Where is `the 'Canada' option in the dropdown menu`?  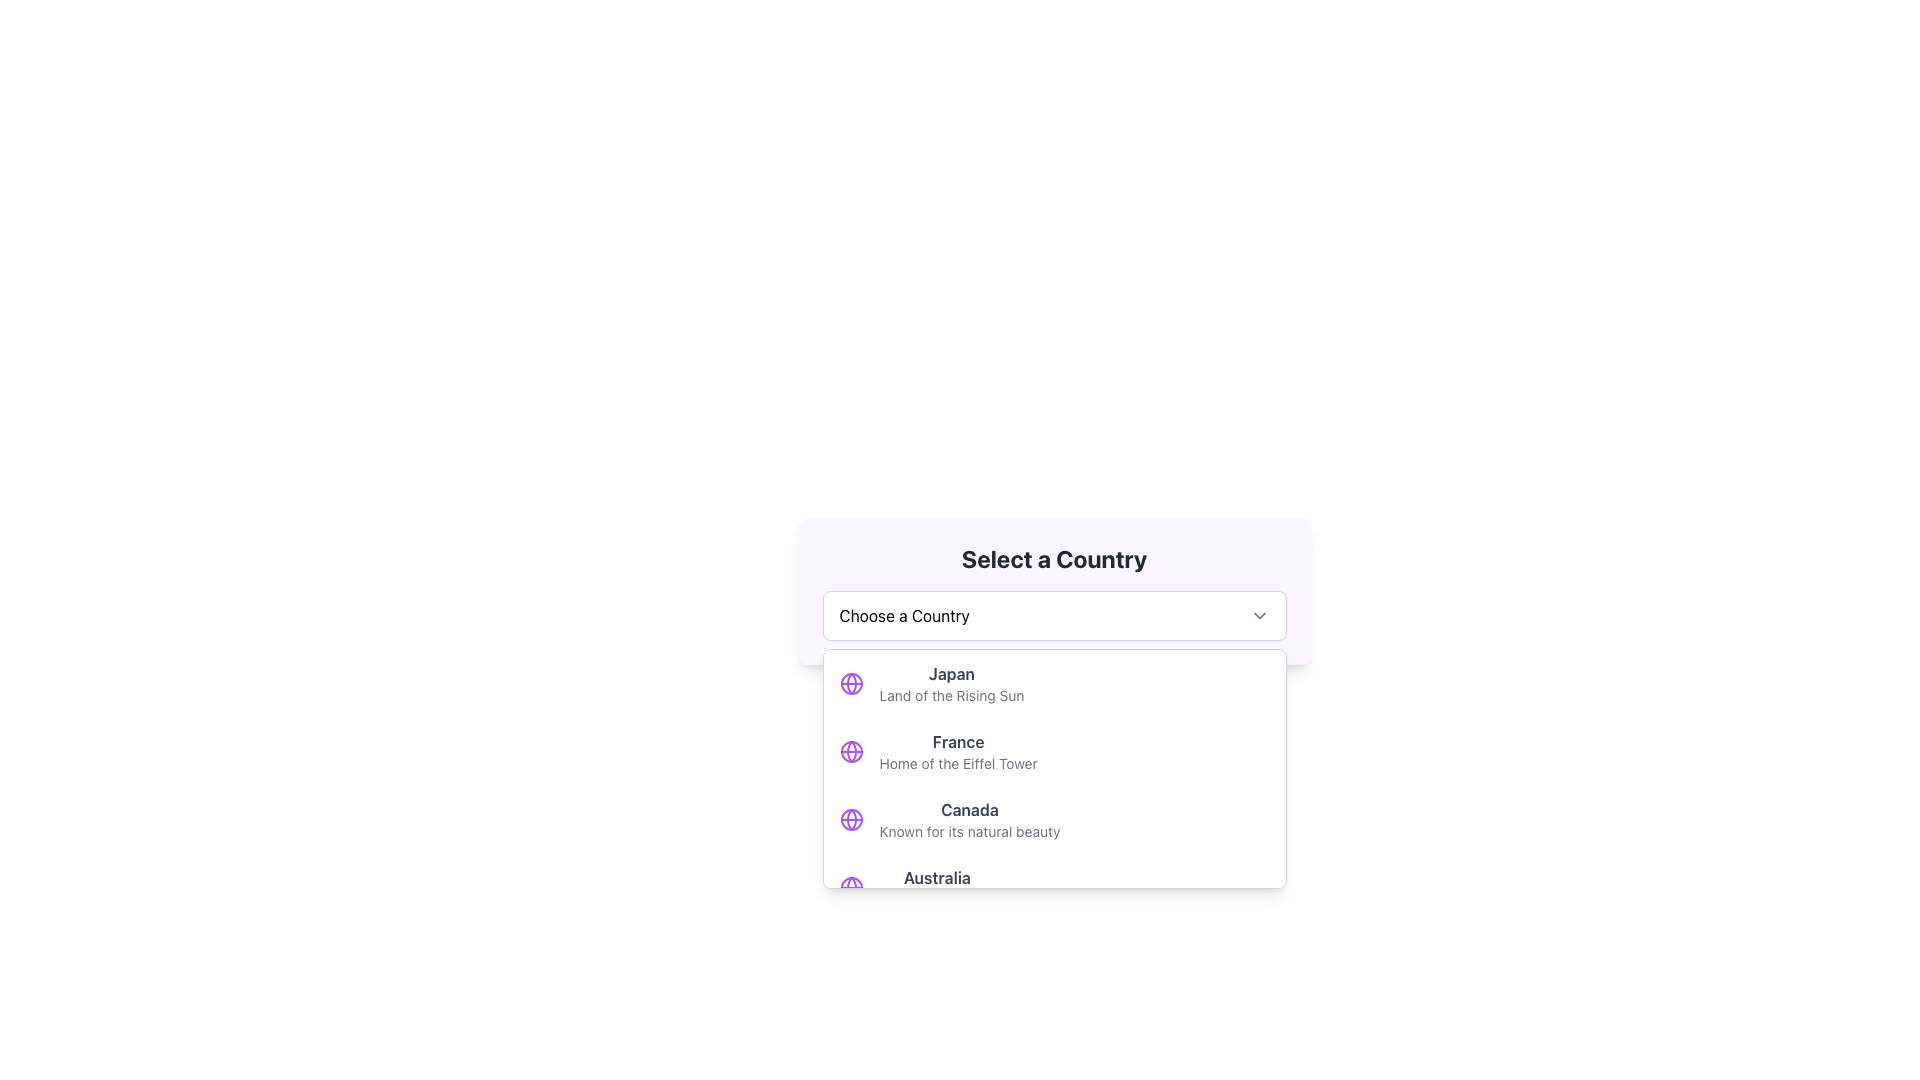 the 'Canada' option in the dropdown menu is located at coordinates (1053, 820).